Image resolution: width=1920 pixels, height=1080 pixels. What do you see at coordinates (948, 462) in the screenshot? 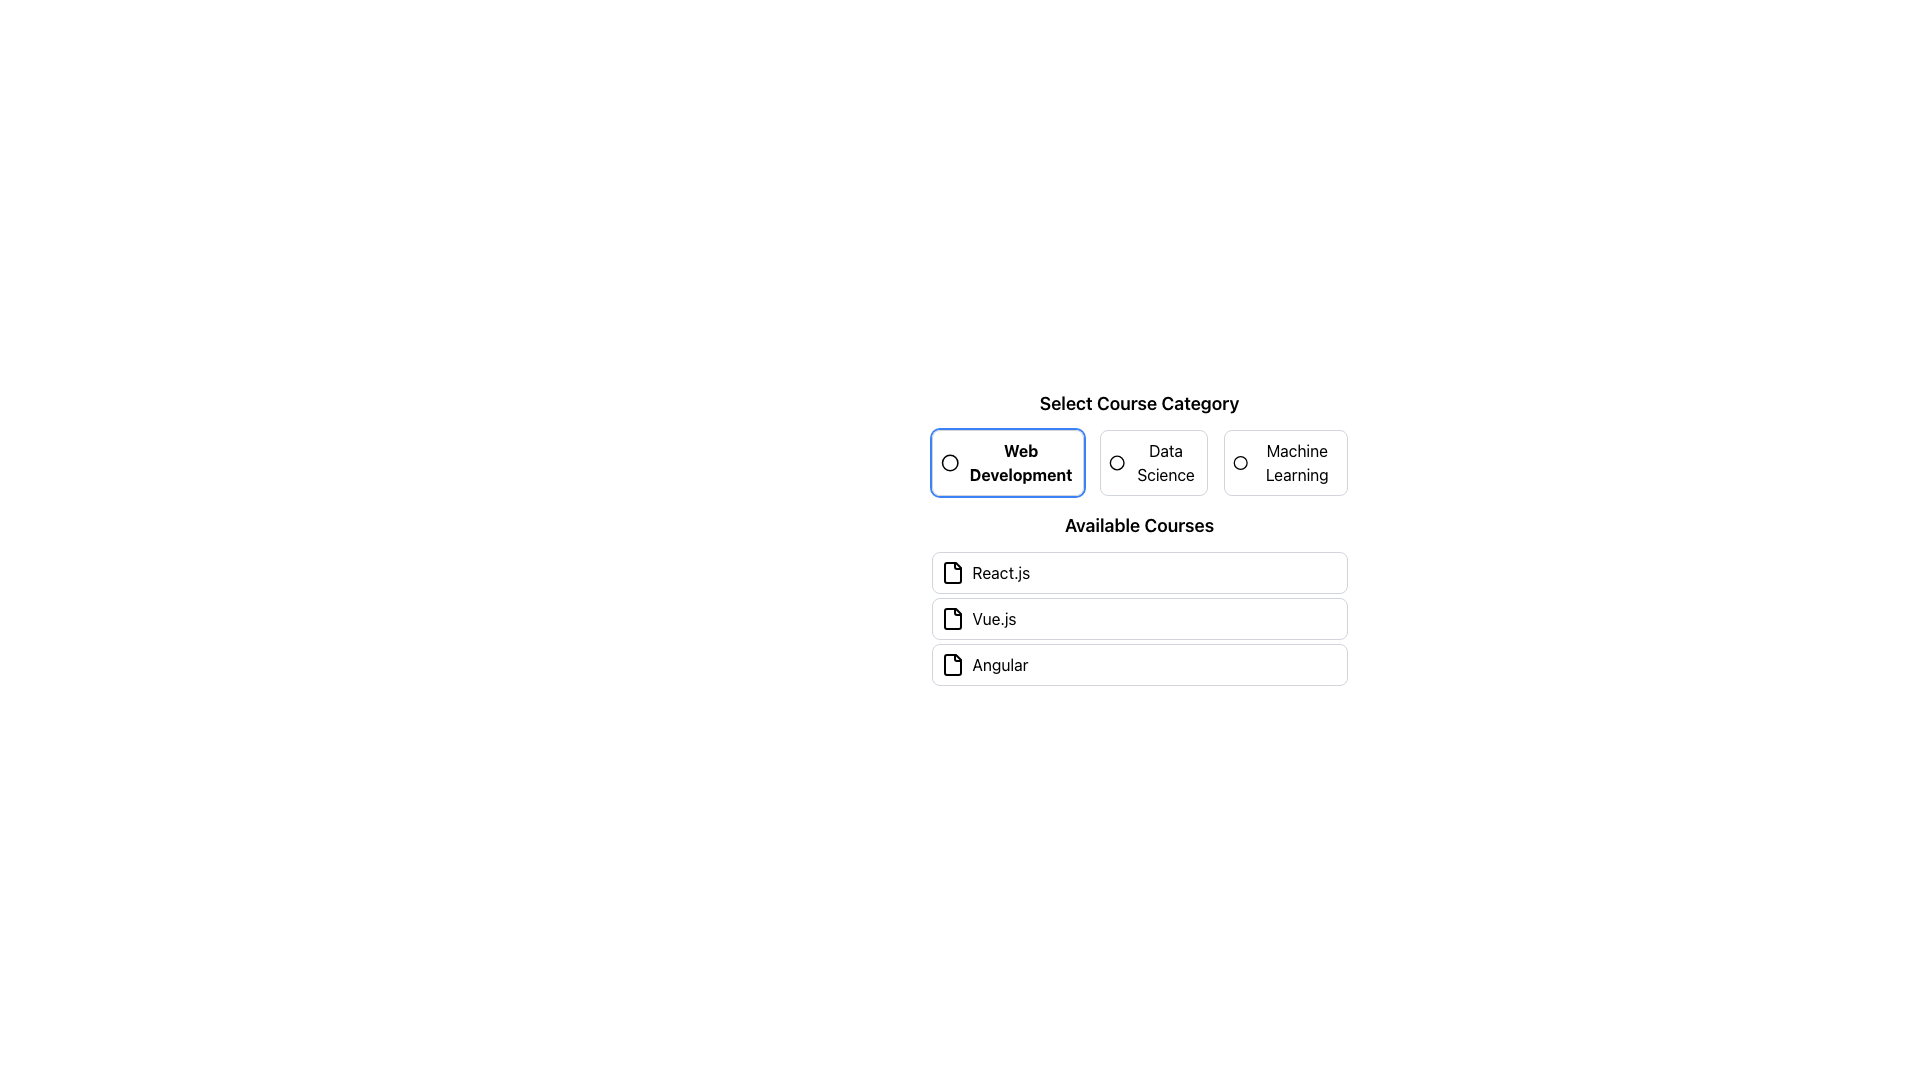
I see `the button labeled 'Web Development' that contains the circular outline icon with a bold black stroke positioned to the left of the text` at bounding box center [948, 462].